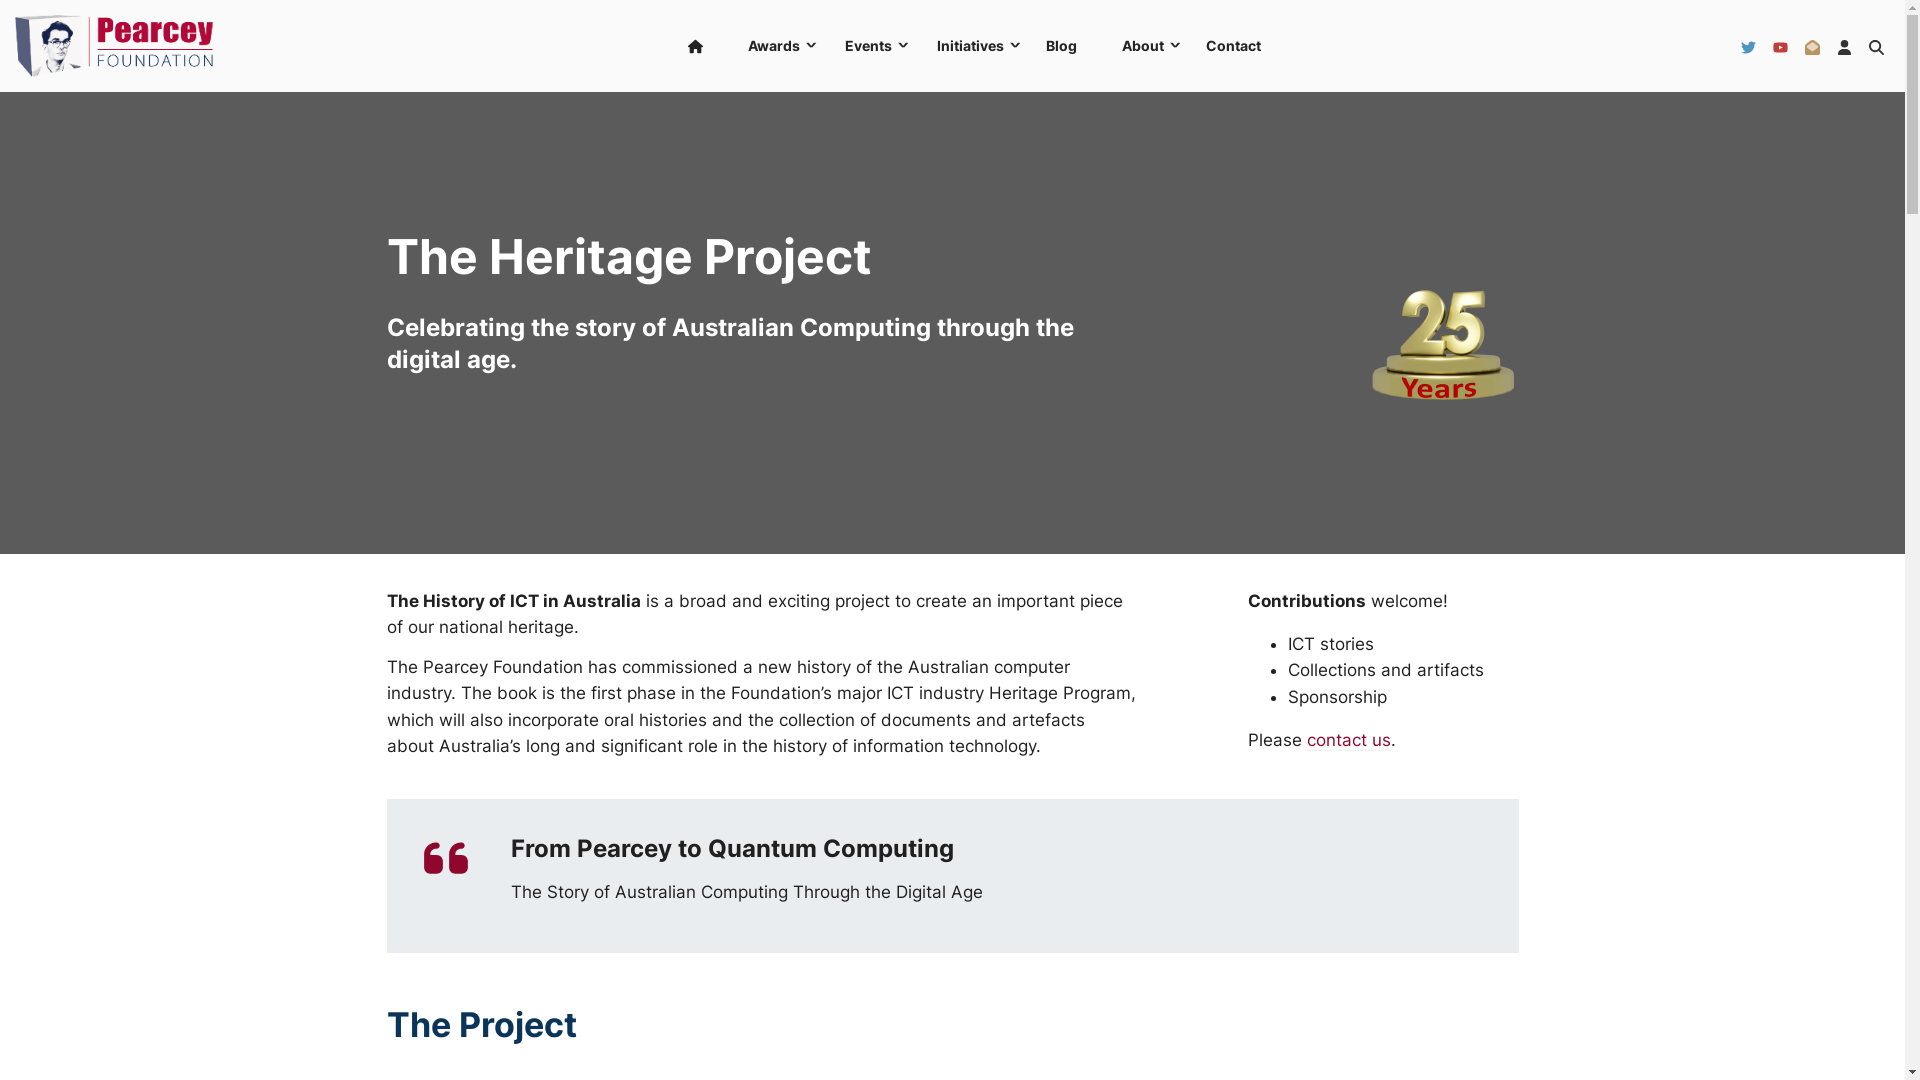 Image resolution: width=1920 pixels, height=1080 pixels. What do you see at coordinates (1772, 45) in the screenshot?
I see `'YouTube'` at bounding box center [1772, 45].